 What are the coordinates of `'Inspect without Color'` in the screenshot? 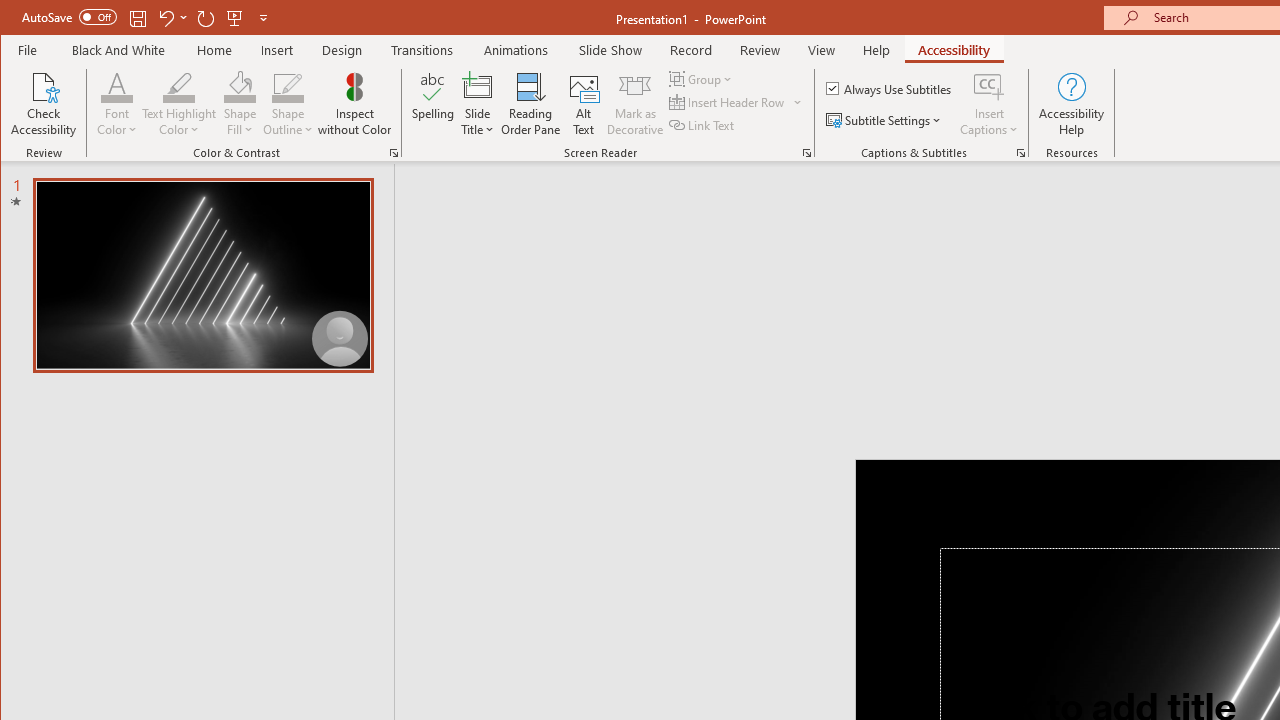 It's located at (355, 104).